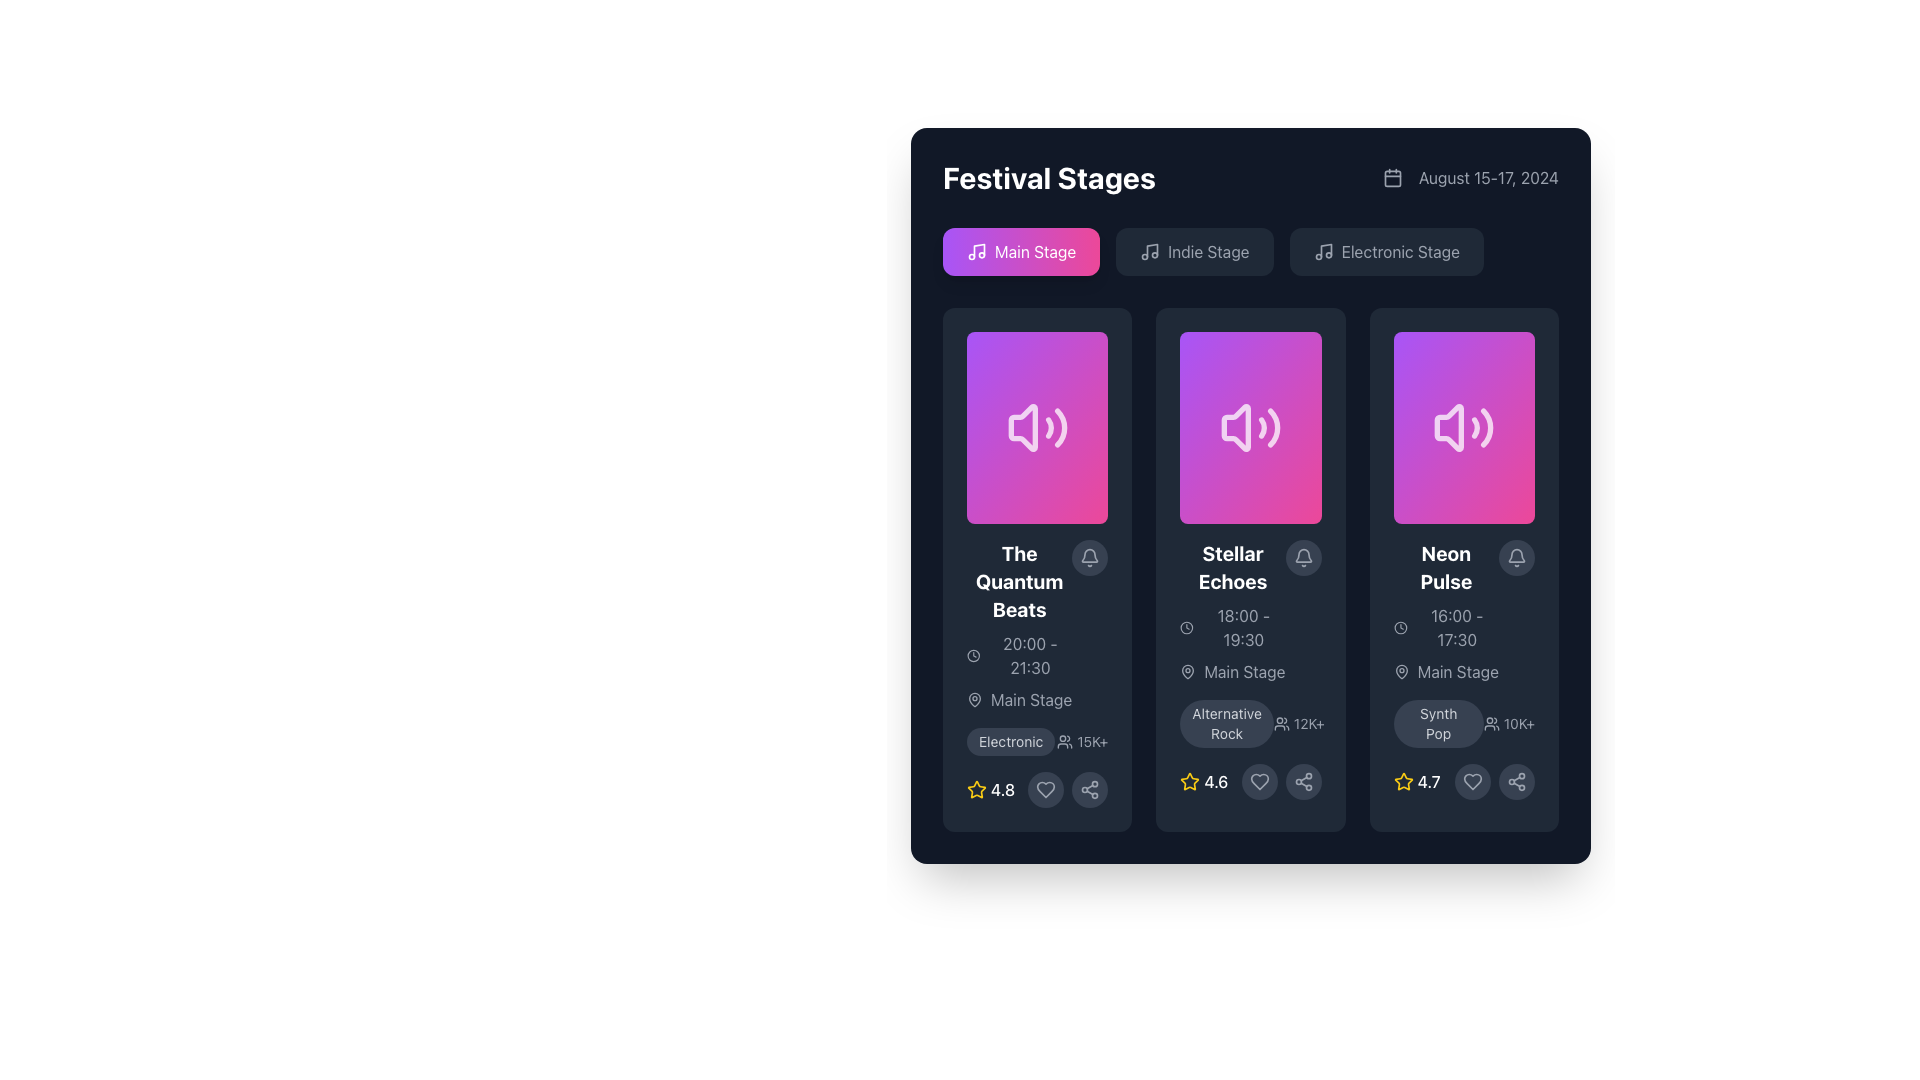 This screenshot has height=1080, width=1920. I want to click on the compact label with the text 'Electronic' and the adjacent user icon with '15K+' in the first card of 'The Quantum Beats' located at the bottom-left, so click(1037, 741).